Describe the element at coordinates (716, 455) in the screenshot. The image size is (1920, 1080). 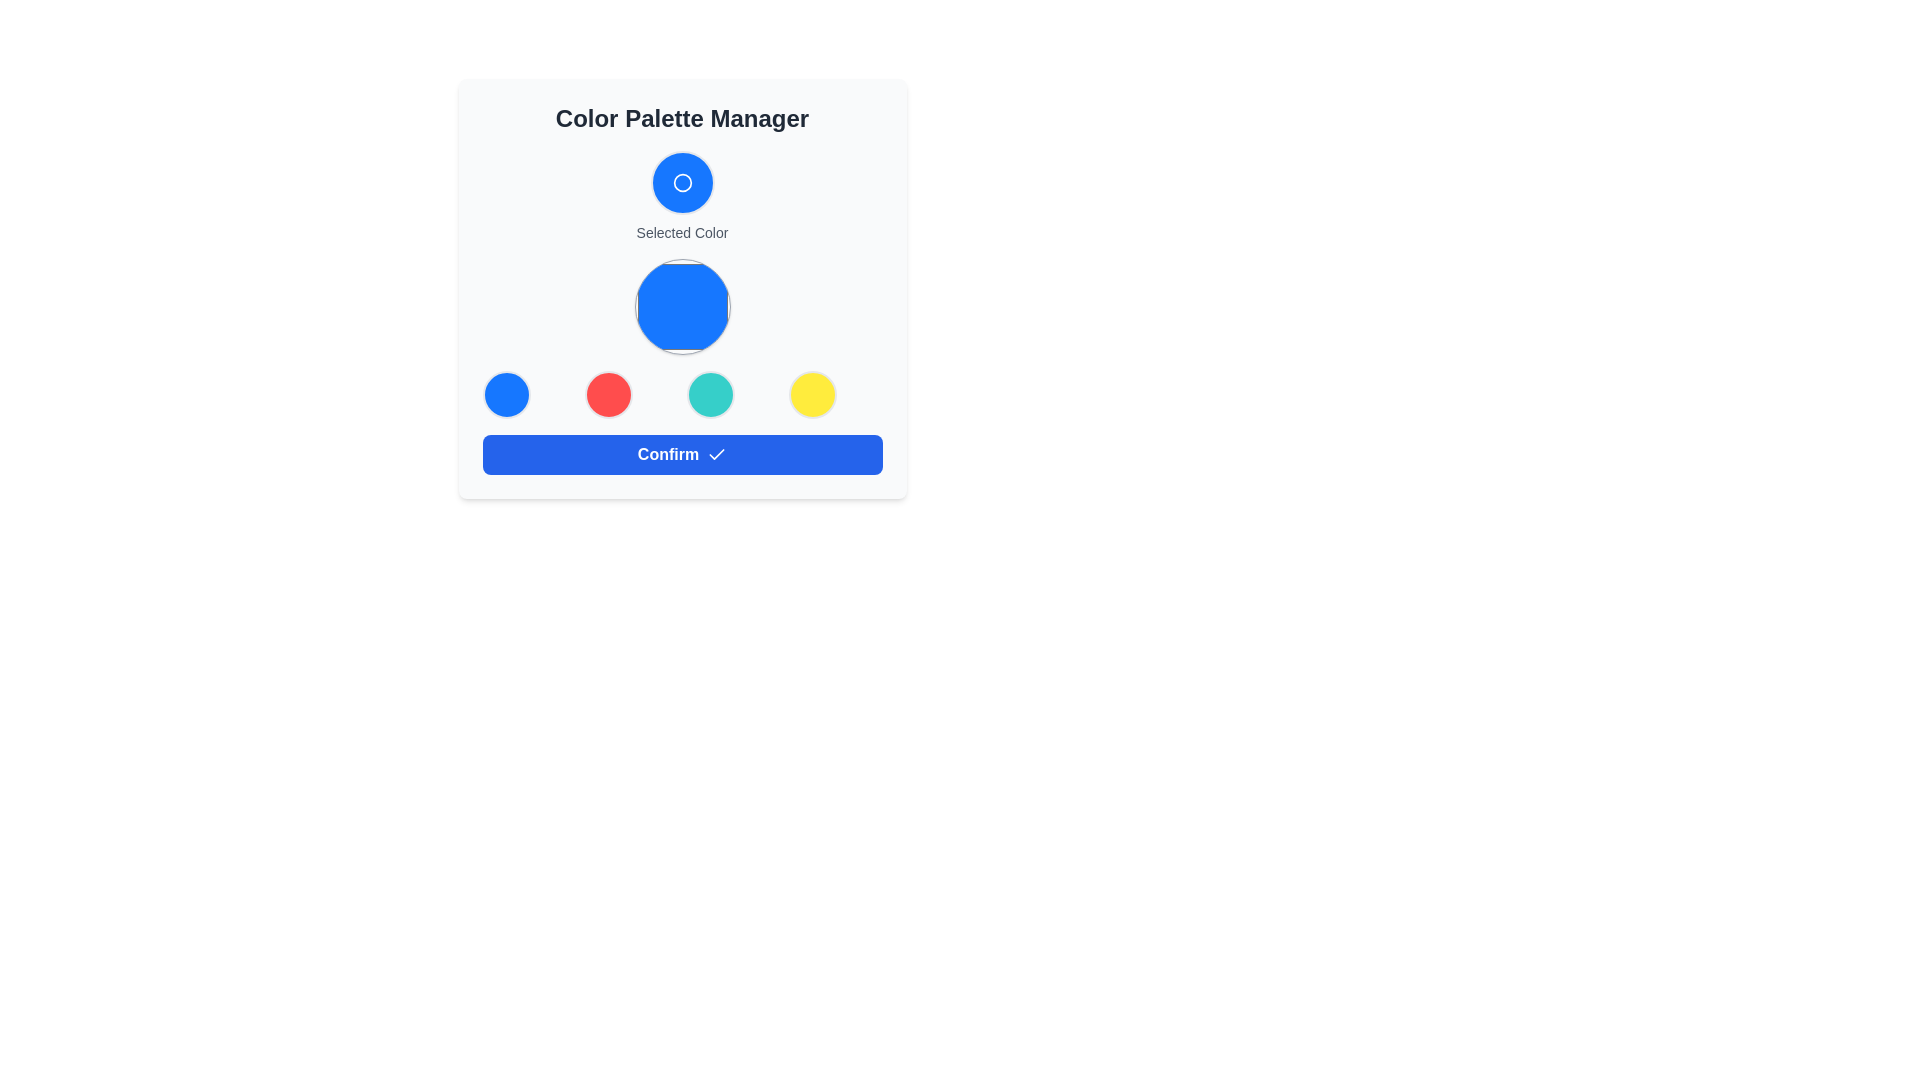
I see `the confirmation icon located to the right of the 'Confirm' button, which indicates selection or confirmation` at that location.